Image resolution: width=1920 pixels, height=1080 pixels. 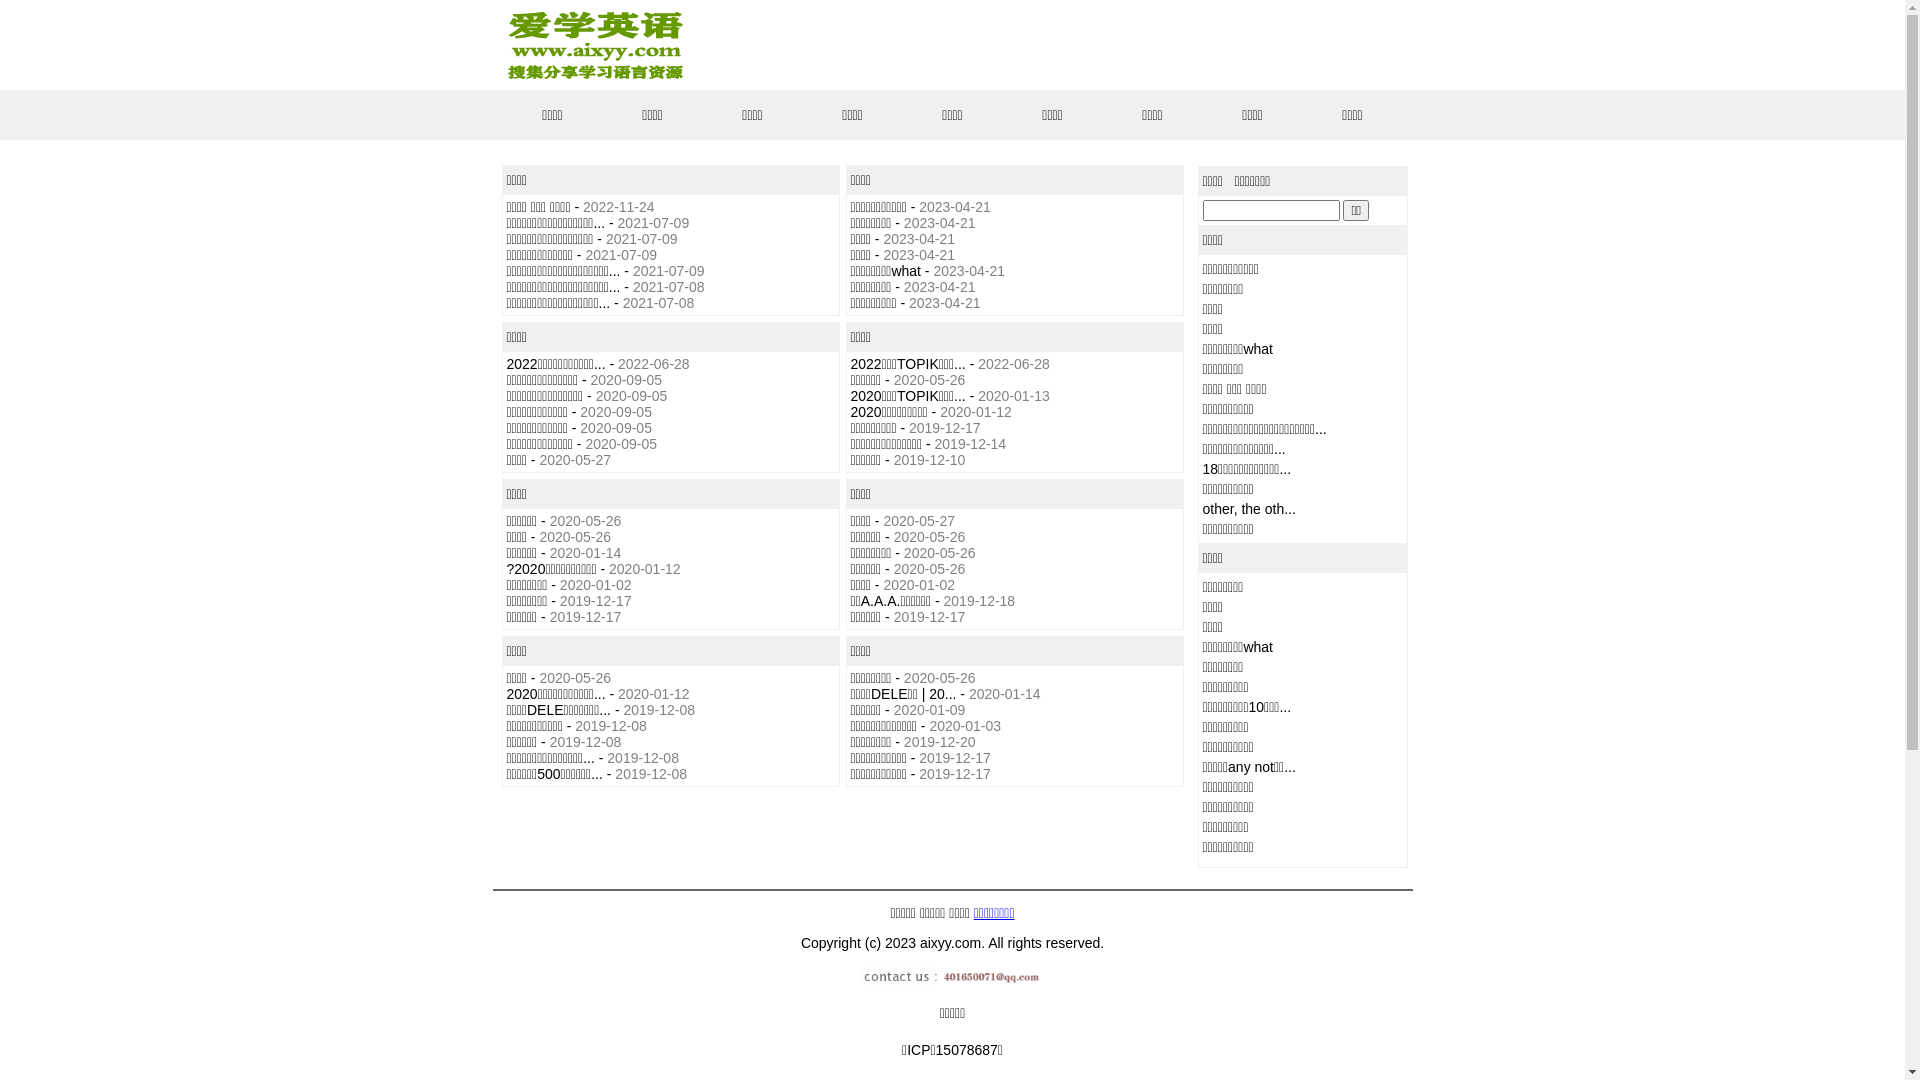 I want to click on 'other, the oth...', so click(x=1247, y=508).